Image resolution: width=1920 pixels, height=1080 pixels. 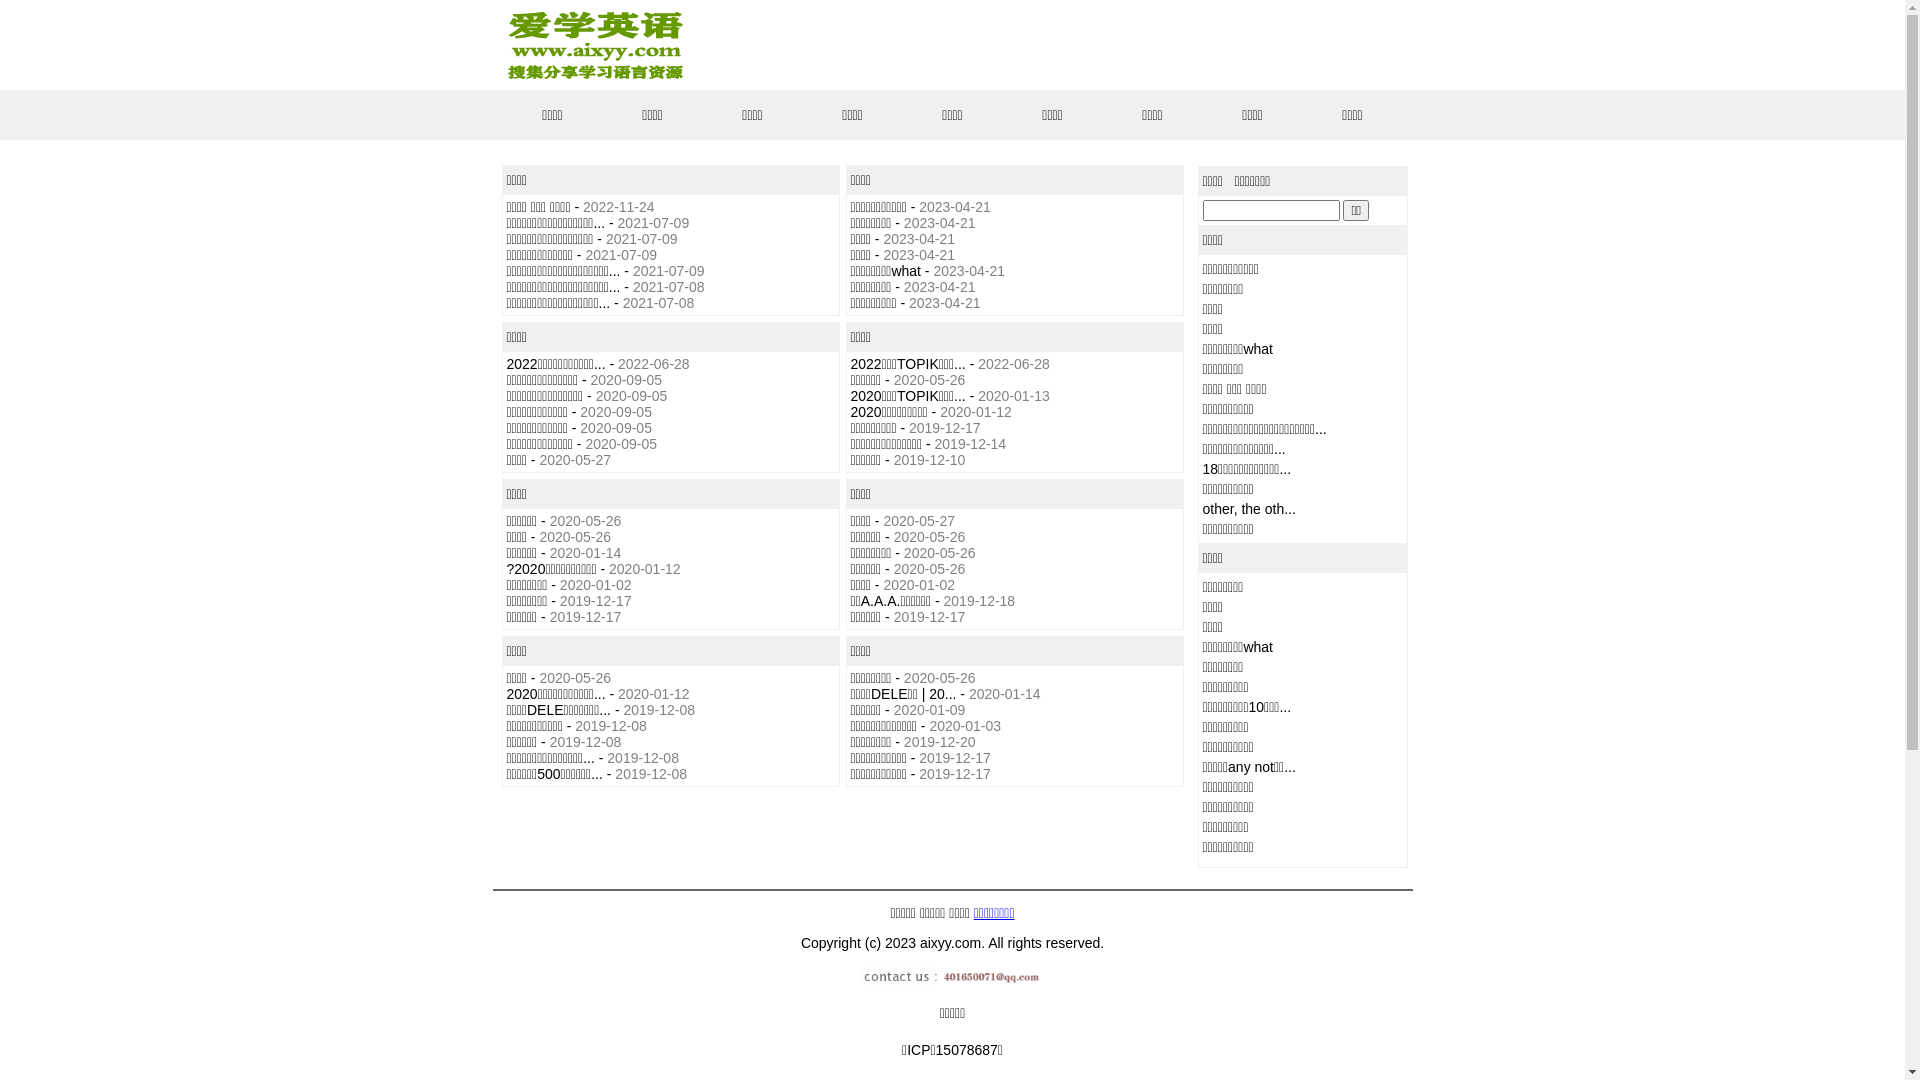 I want to click on 'other, the oth...', so click(x=1247, y=508).